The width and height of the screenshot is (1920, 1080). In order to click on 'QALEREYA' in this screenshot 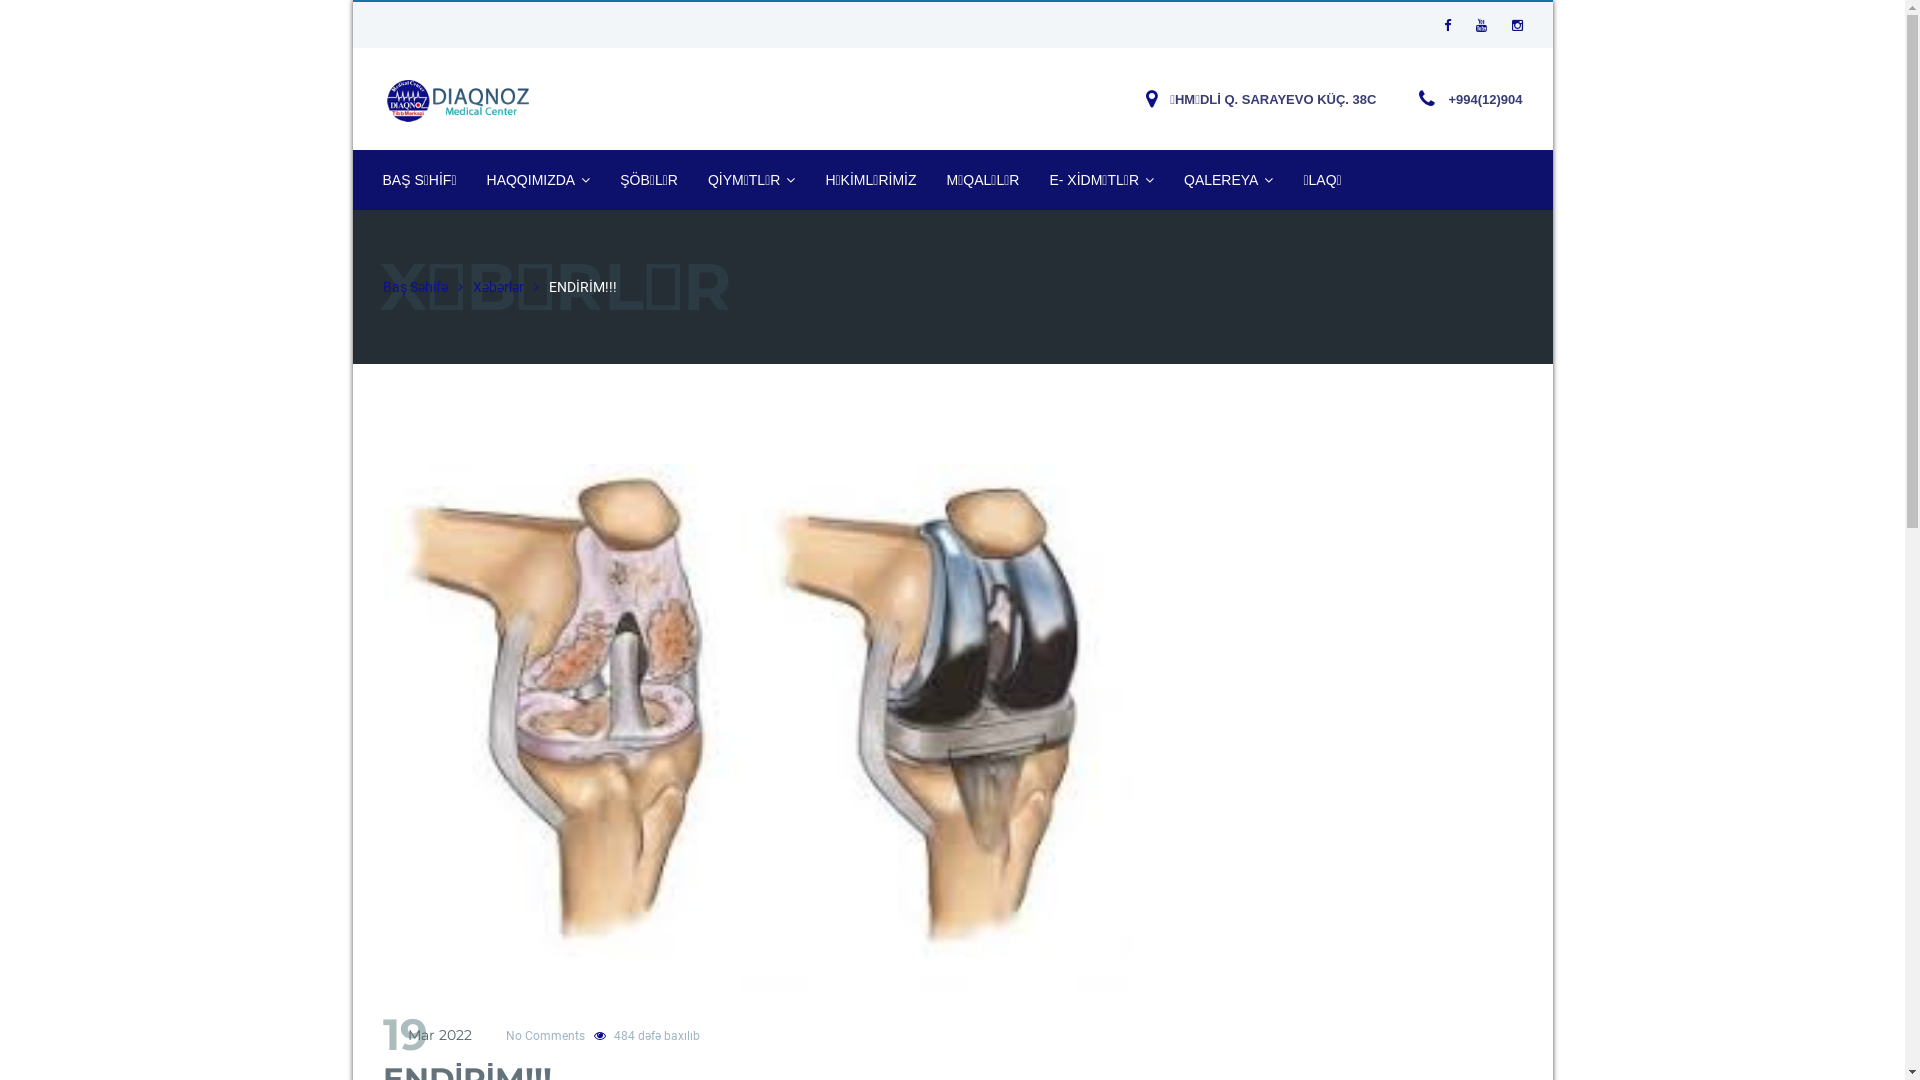, I will do `click(1227, 180)`.